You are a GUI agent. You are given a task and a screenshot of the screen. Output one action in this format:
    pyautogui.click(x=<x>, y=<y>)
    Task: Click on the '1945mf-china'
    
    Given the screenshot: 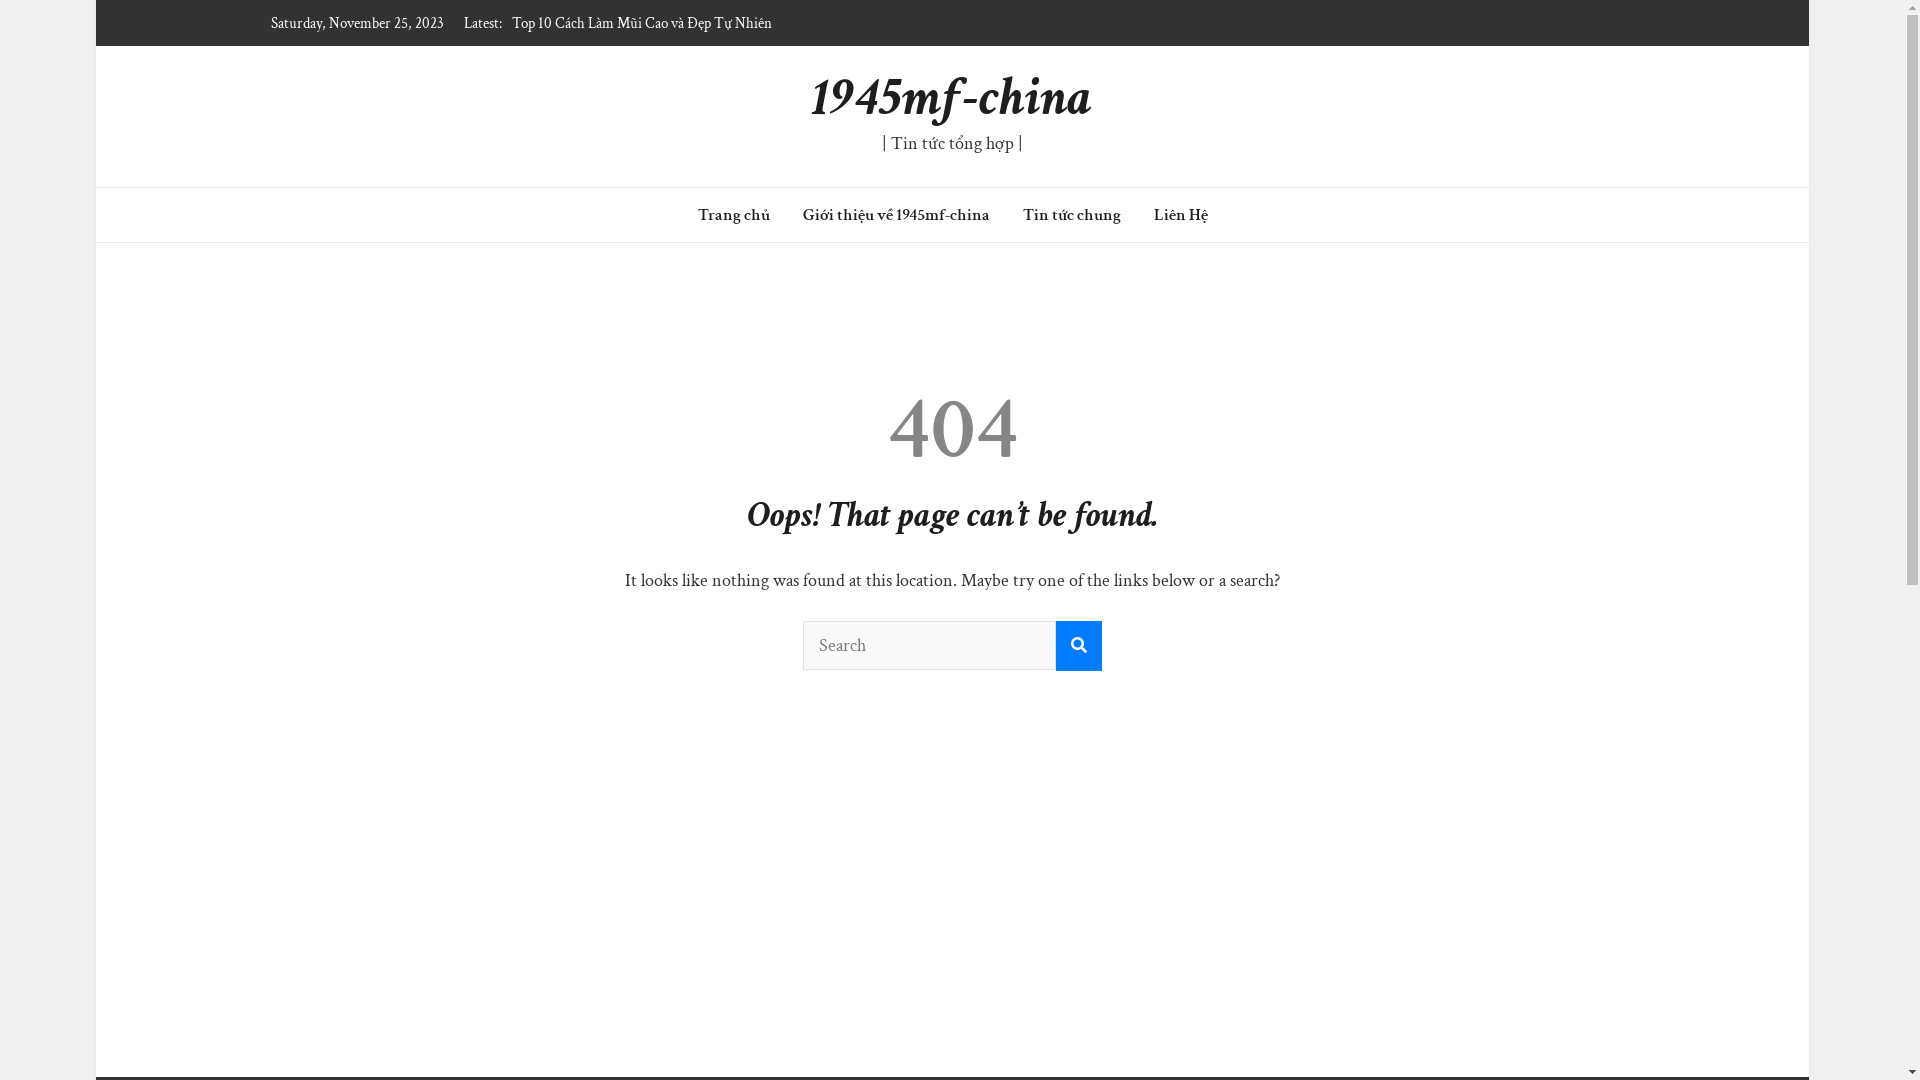 What is the action you would take?
    pyautogui.click(x=951, y=97)
    